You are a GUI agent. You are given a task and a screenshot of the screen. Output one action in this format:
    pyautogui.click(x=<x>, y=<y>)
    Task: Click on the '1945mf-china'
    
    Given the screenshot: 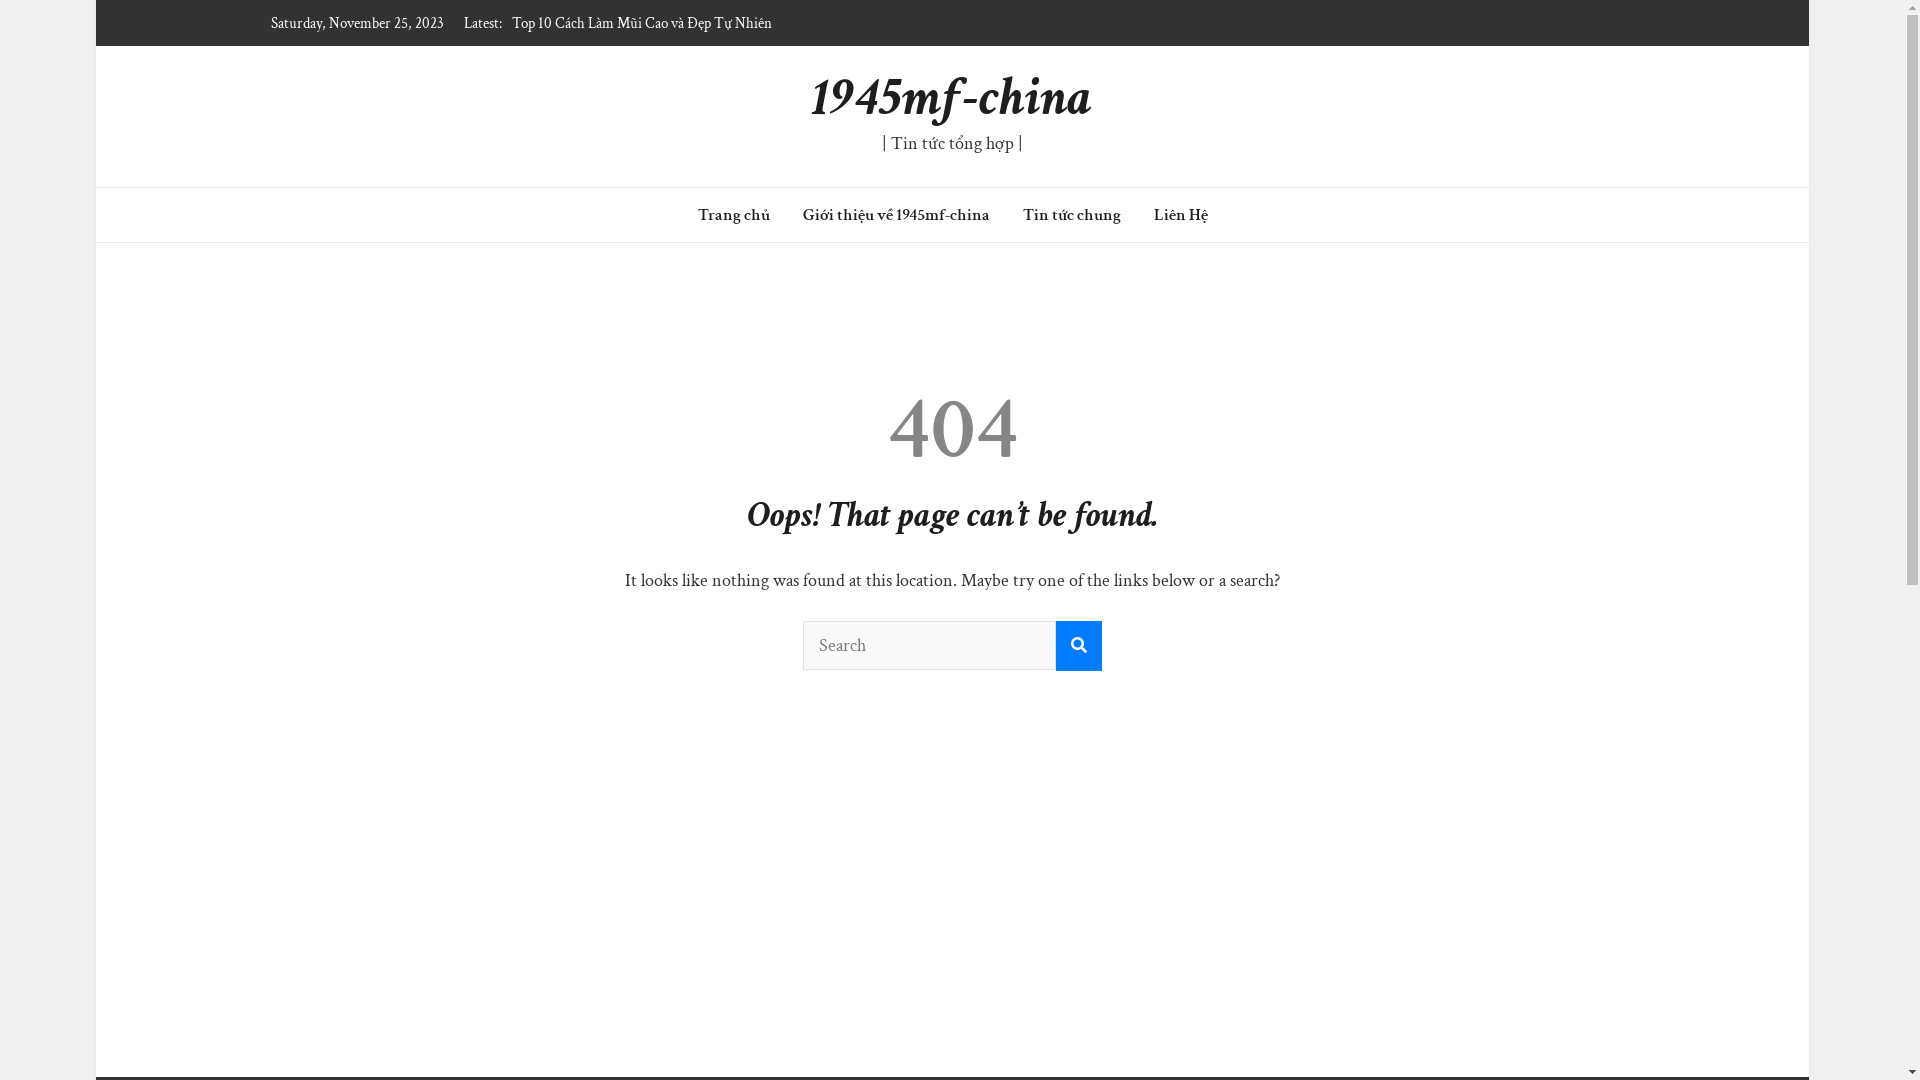 What is the action you would take?
    pyautogui.click(x=951, y=97)
    